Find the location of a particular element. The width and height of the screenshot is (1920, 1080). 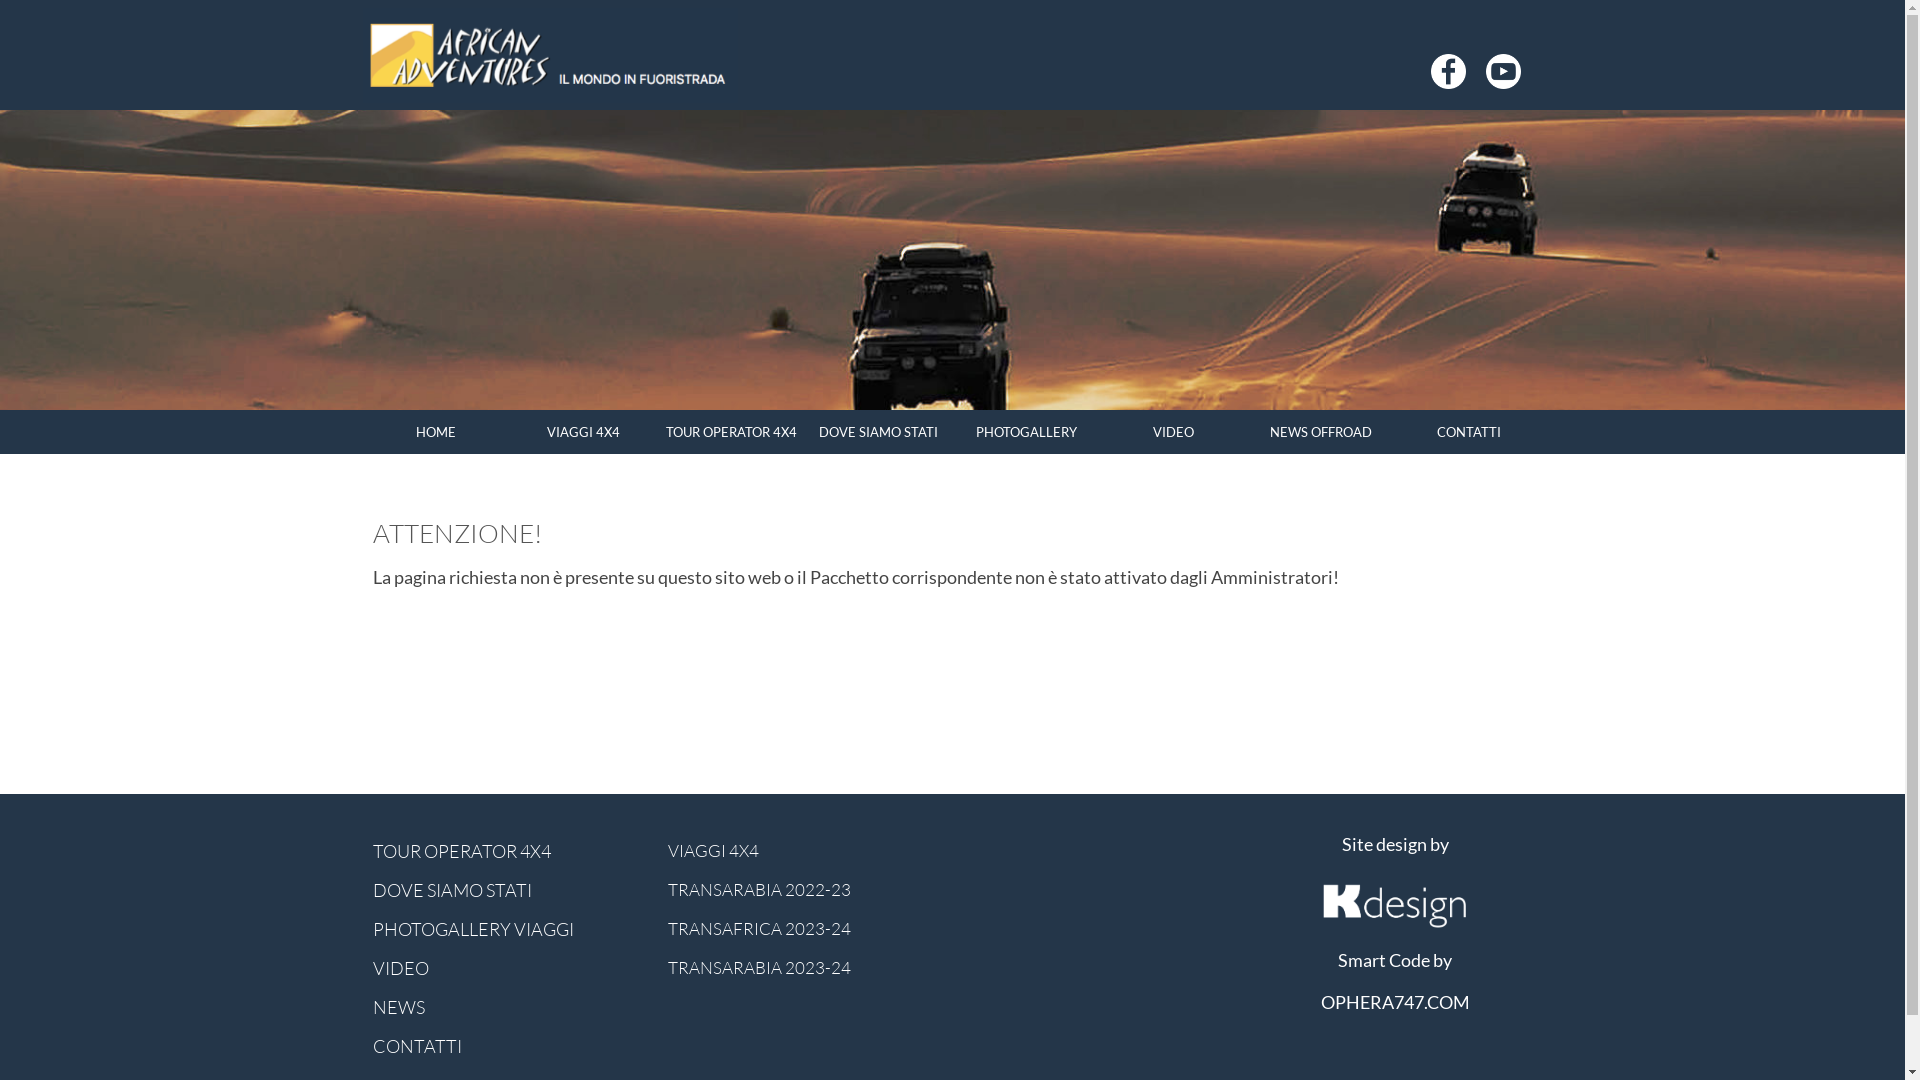

'VIAGGI 4X4' is located at coordinates (583, 431).